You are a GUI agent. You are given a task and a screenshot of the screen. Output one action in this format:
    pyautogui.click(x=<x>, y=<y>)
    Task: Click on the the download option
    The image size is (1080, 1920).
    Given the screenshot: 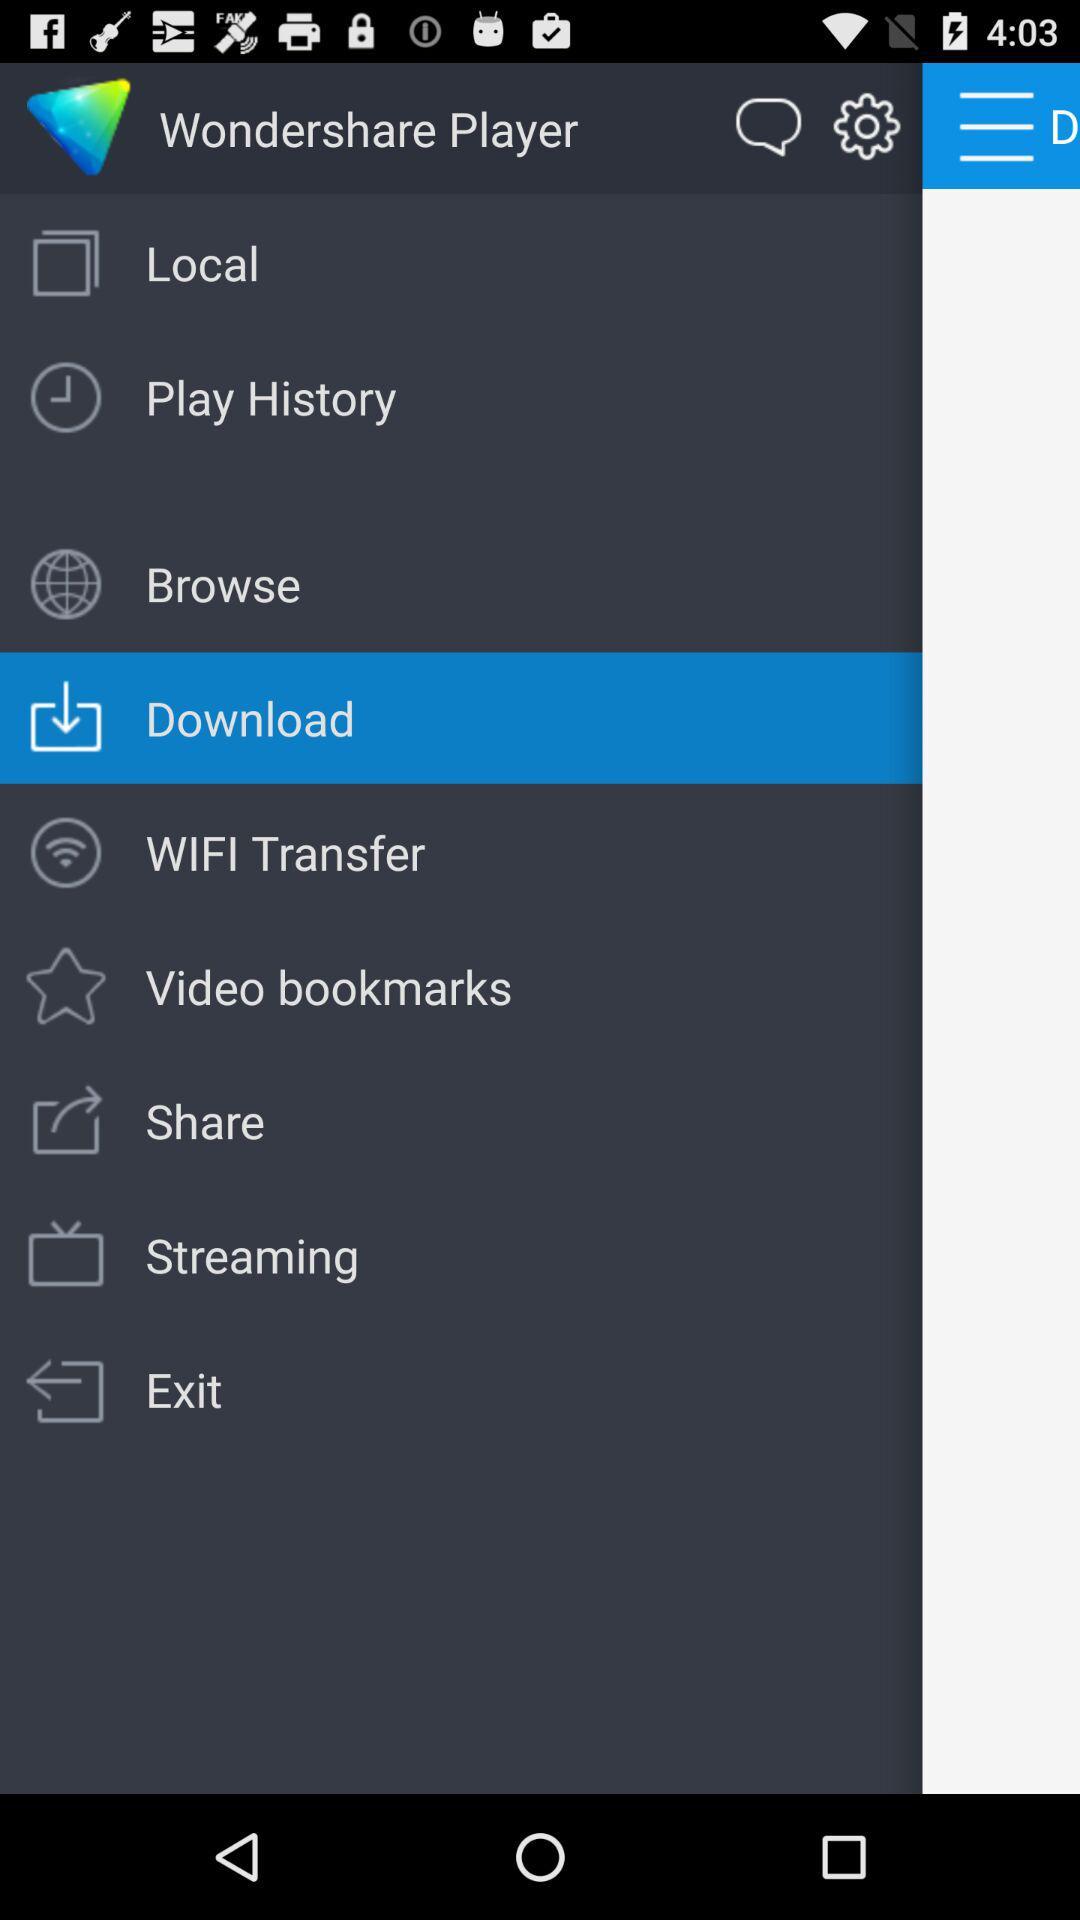 What is the action you would take?
    pyautogui.click(x=78, y=128)
    